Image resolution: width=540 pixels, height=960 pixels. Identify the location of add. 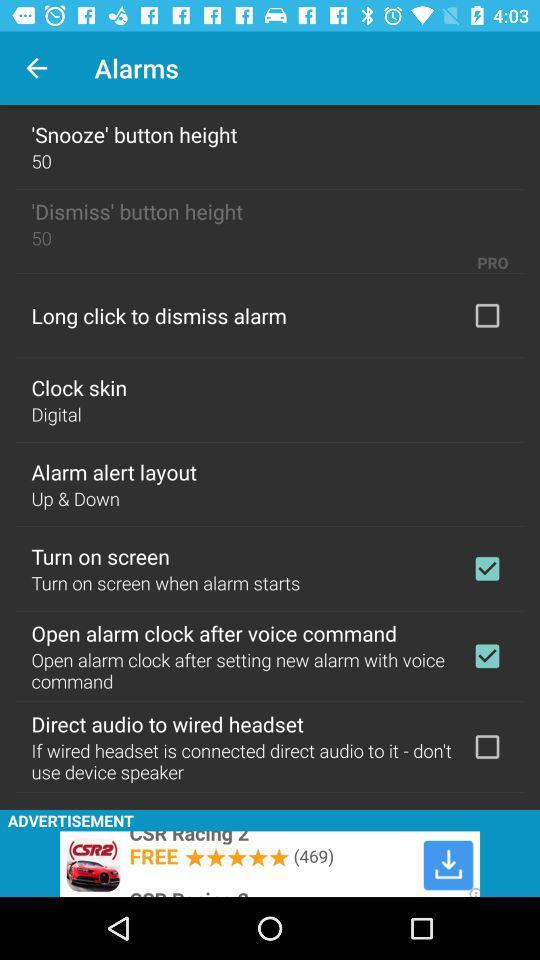
(486, 745).